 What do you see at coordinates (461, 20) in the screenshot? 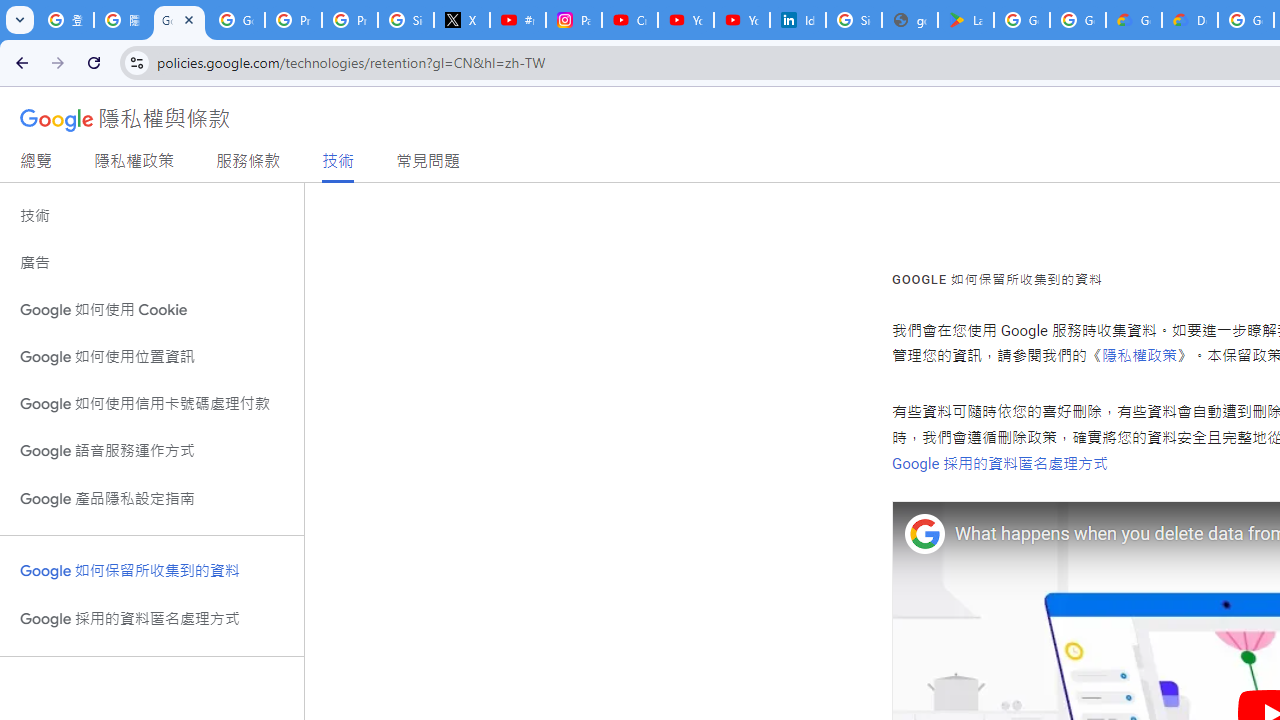
I see `'X'` at bounding box center [461, 20].